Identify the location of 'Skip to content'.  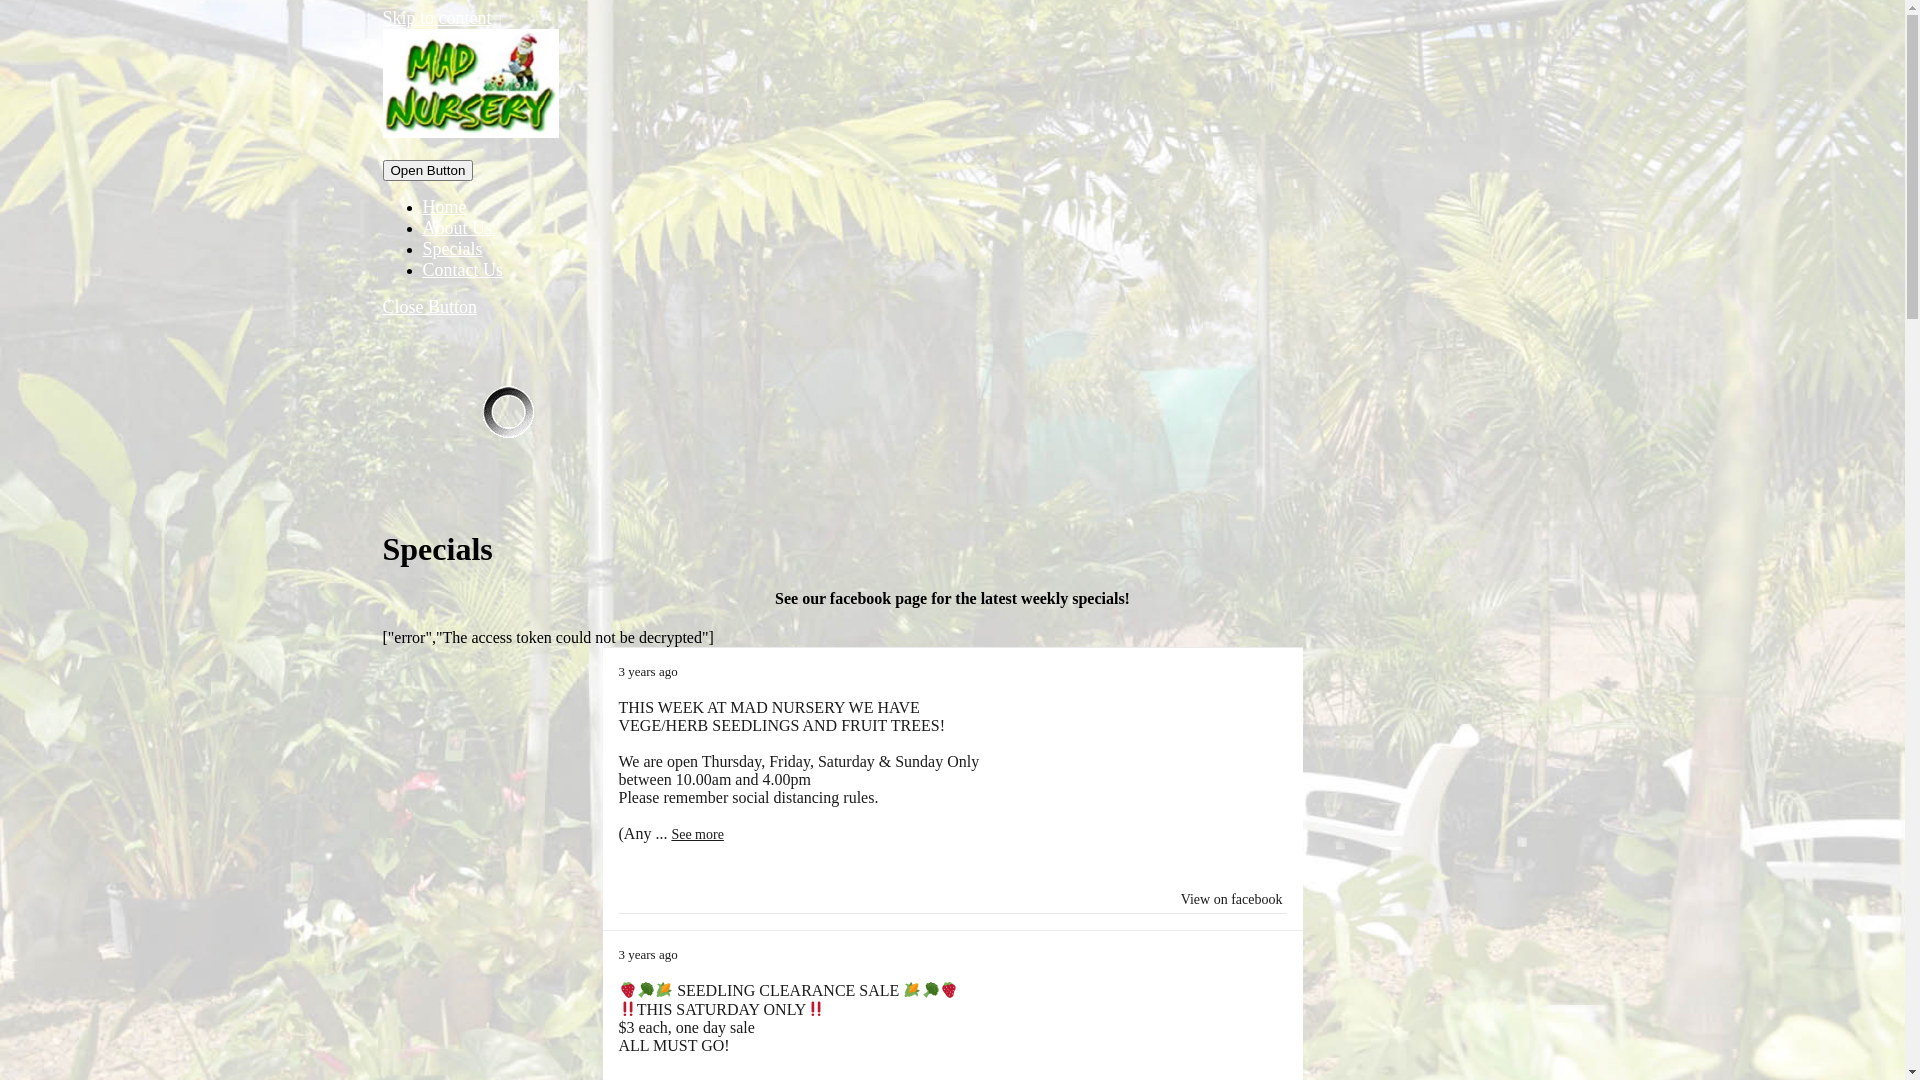
(435, 18).